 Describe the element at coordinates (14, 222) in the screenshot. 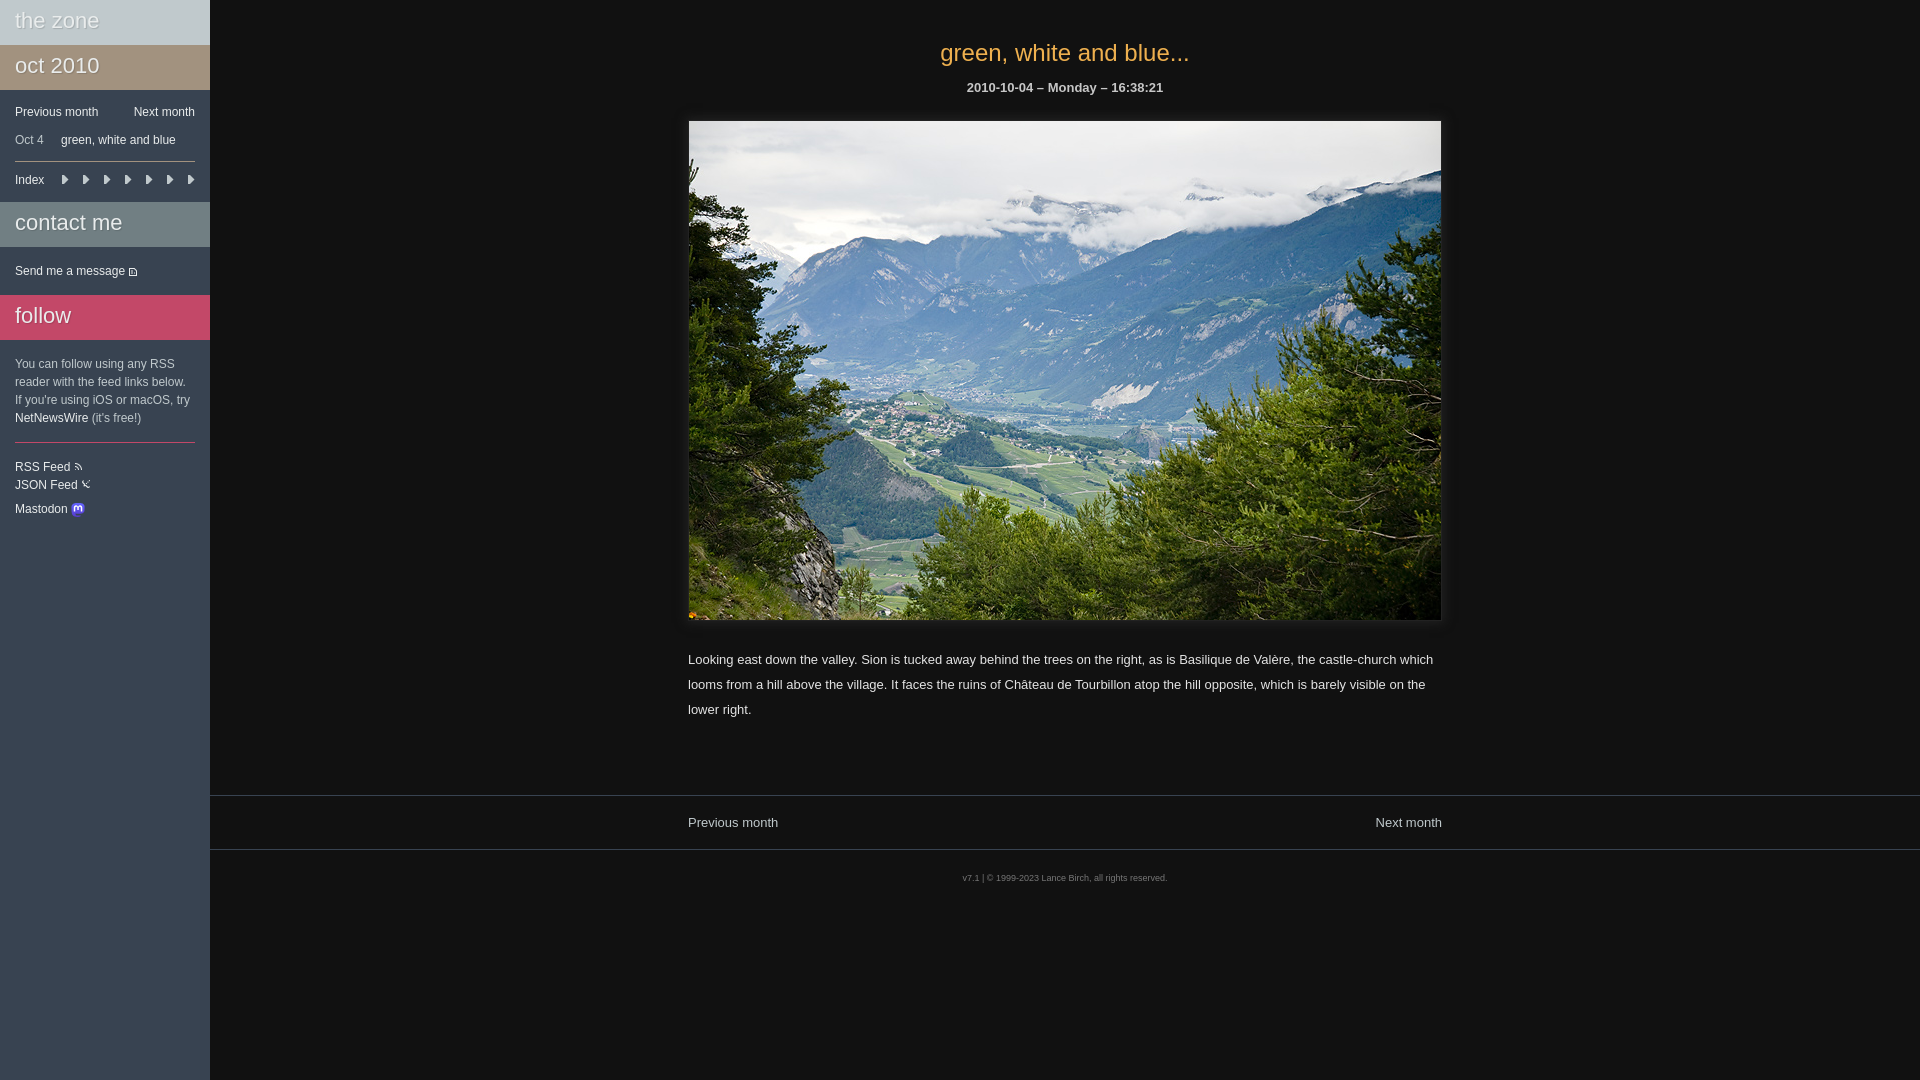

I see `'contact me'` at that location.